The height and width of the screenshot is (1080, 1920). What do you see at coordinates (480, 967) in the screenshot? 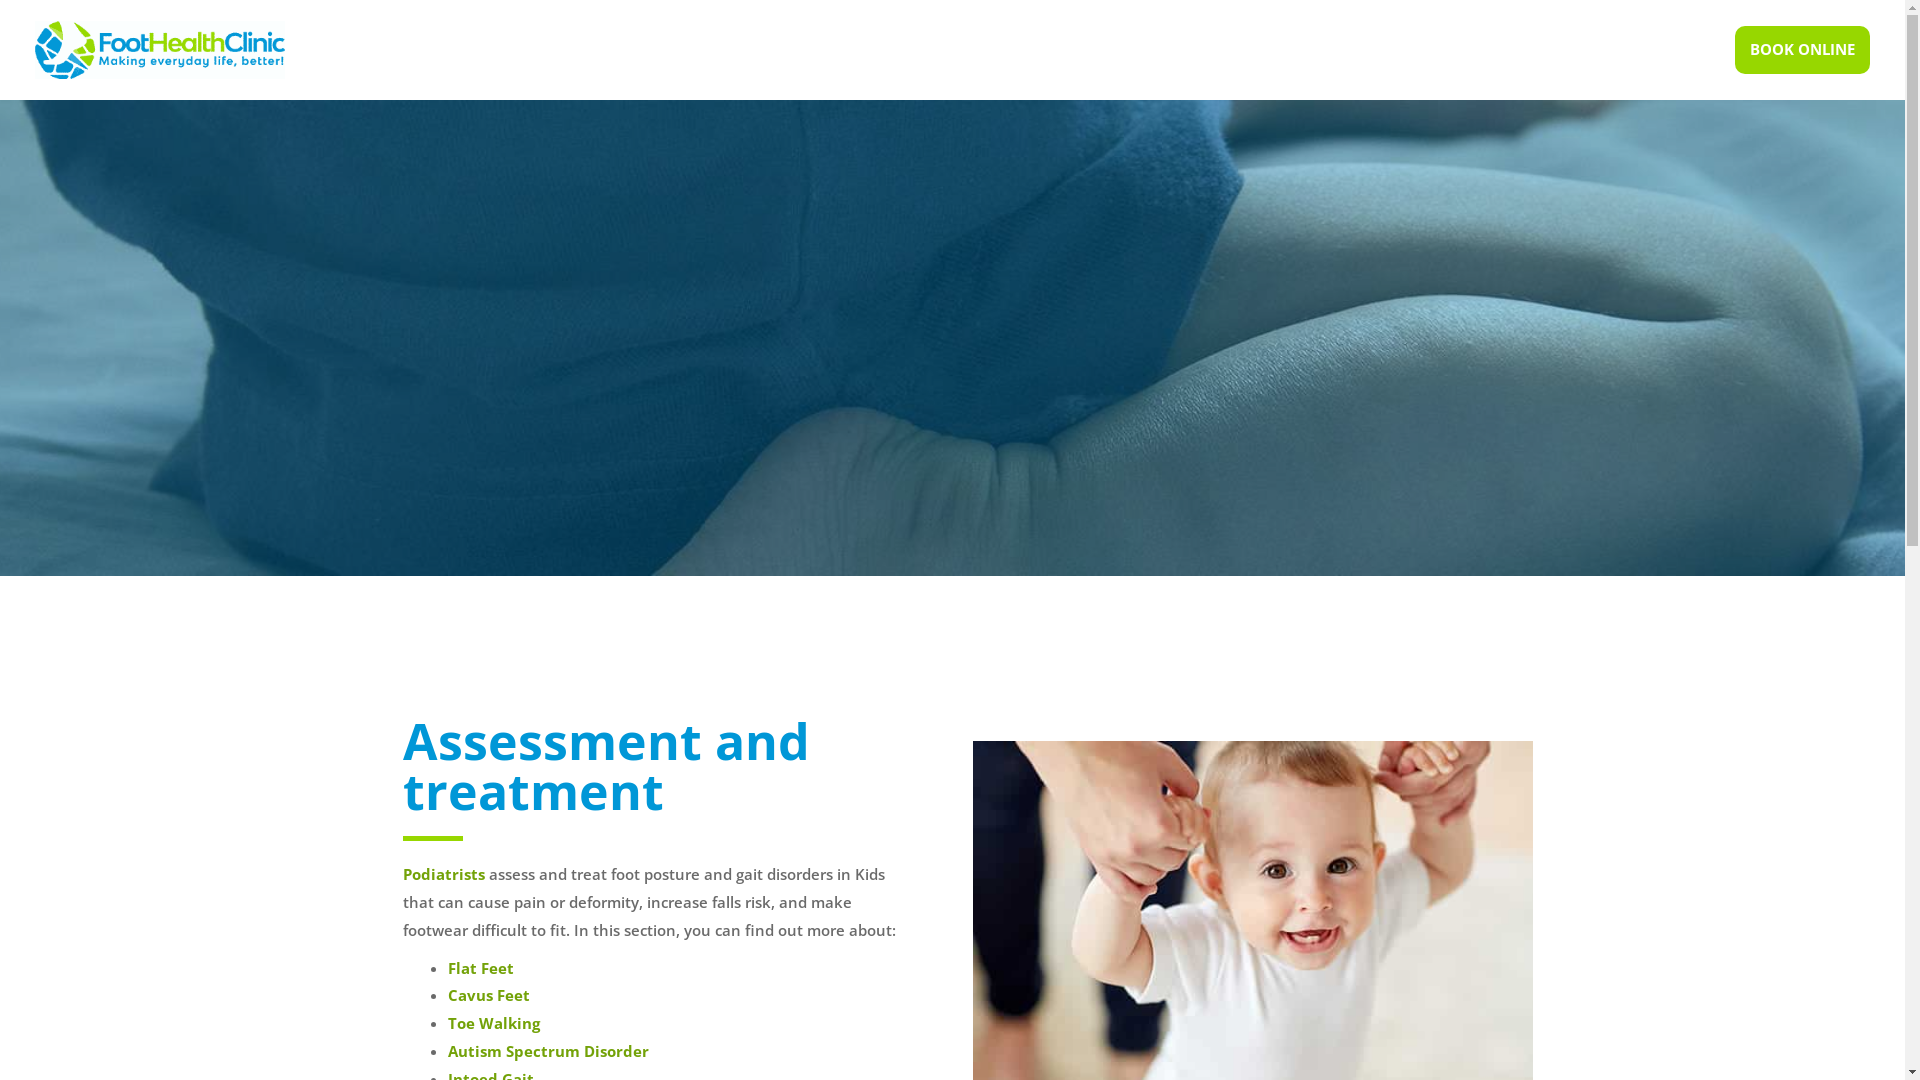
I see `'Flat Feet'` at bounding box center [480, 967].